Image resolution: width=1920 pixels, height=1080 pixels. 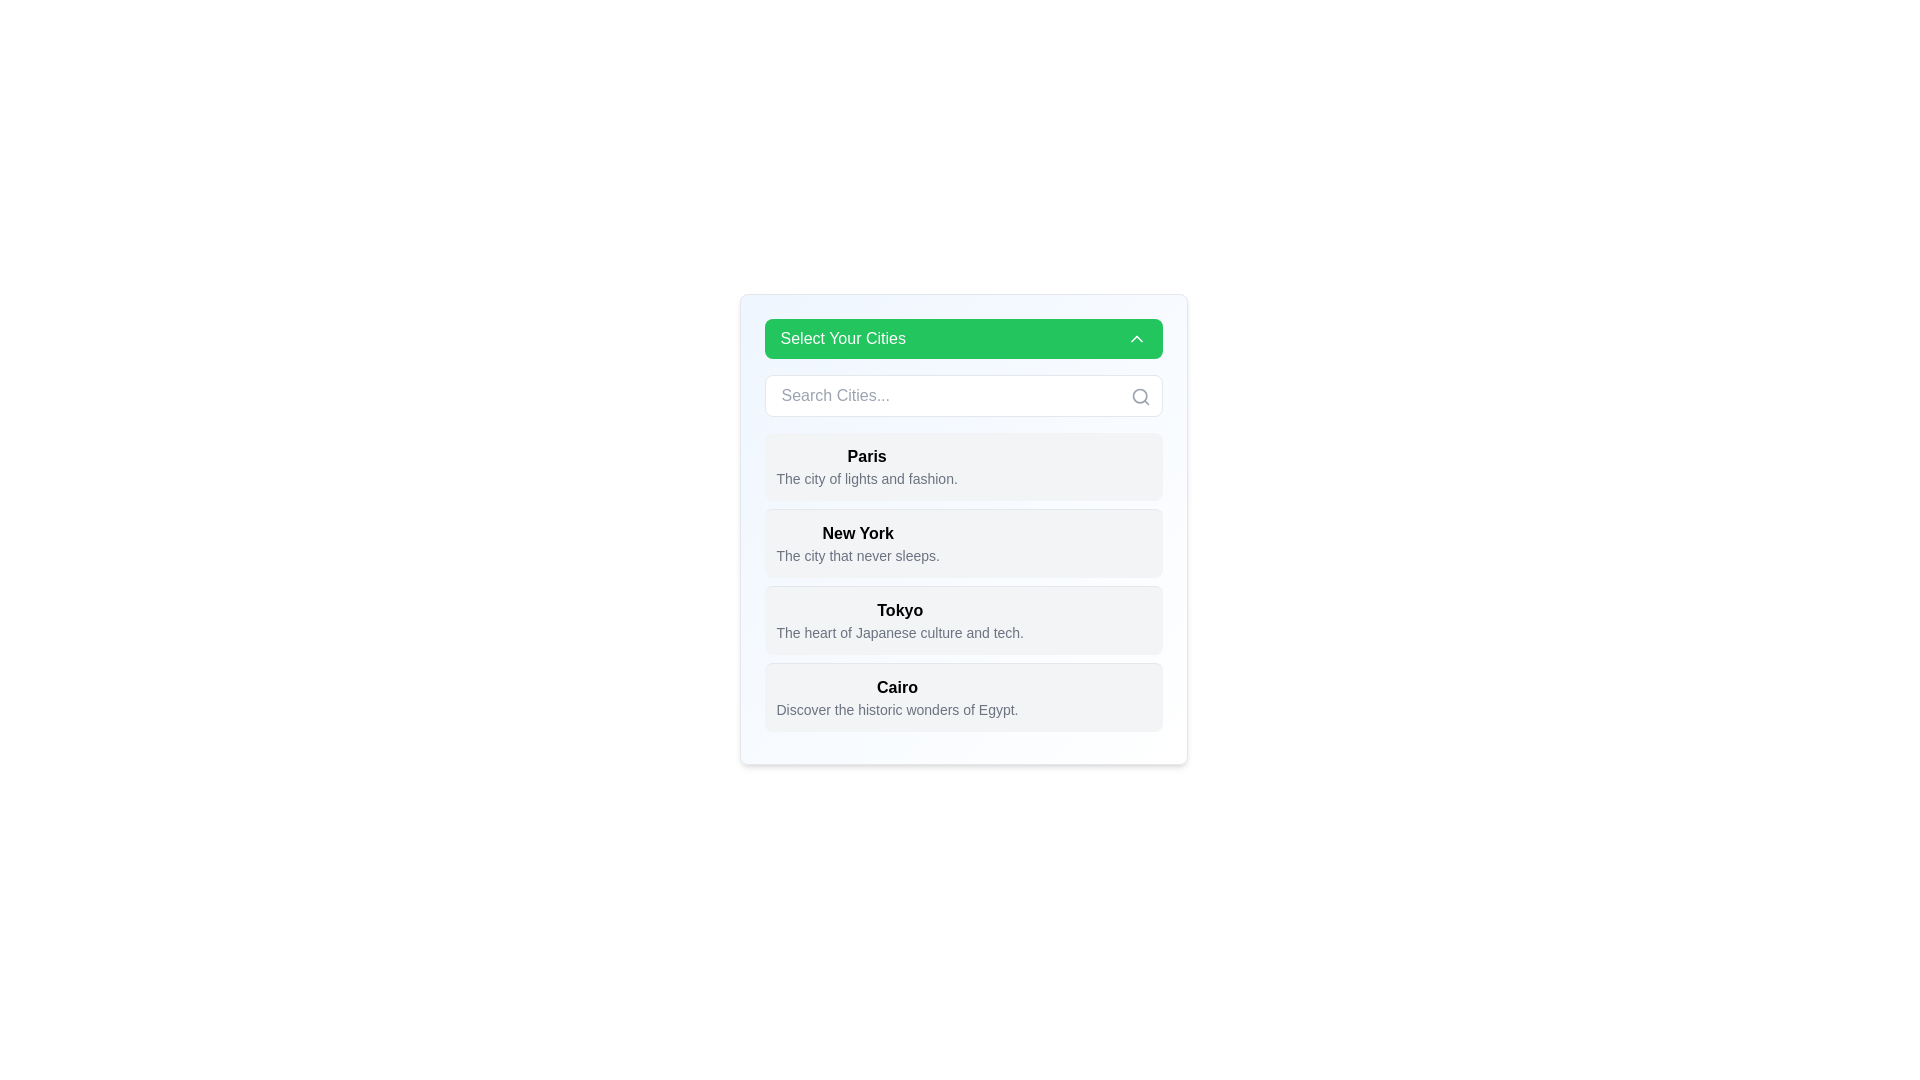 I want to click on the interactive list item titled 'Cairo', so click(x=963, y=696).